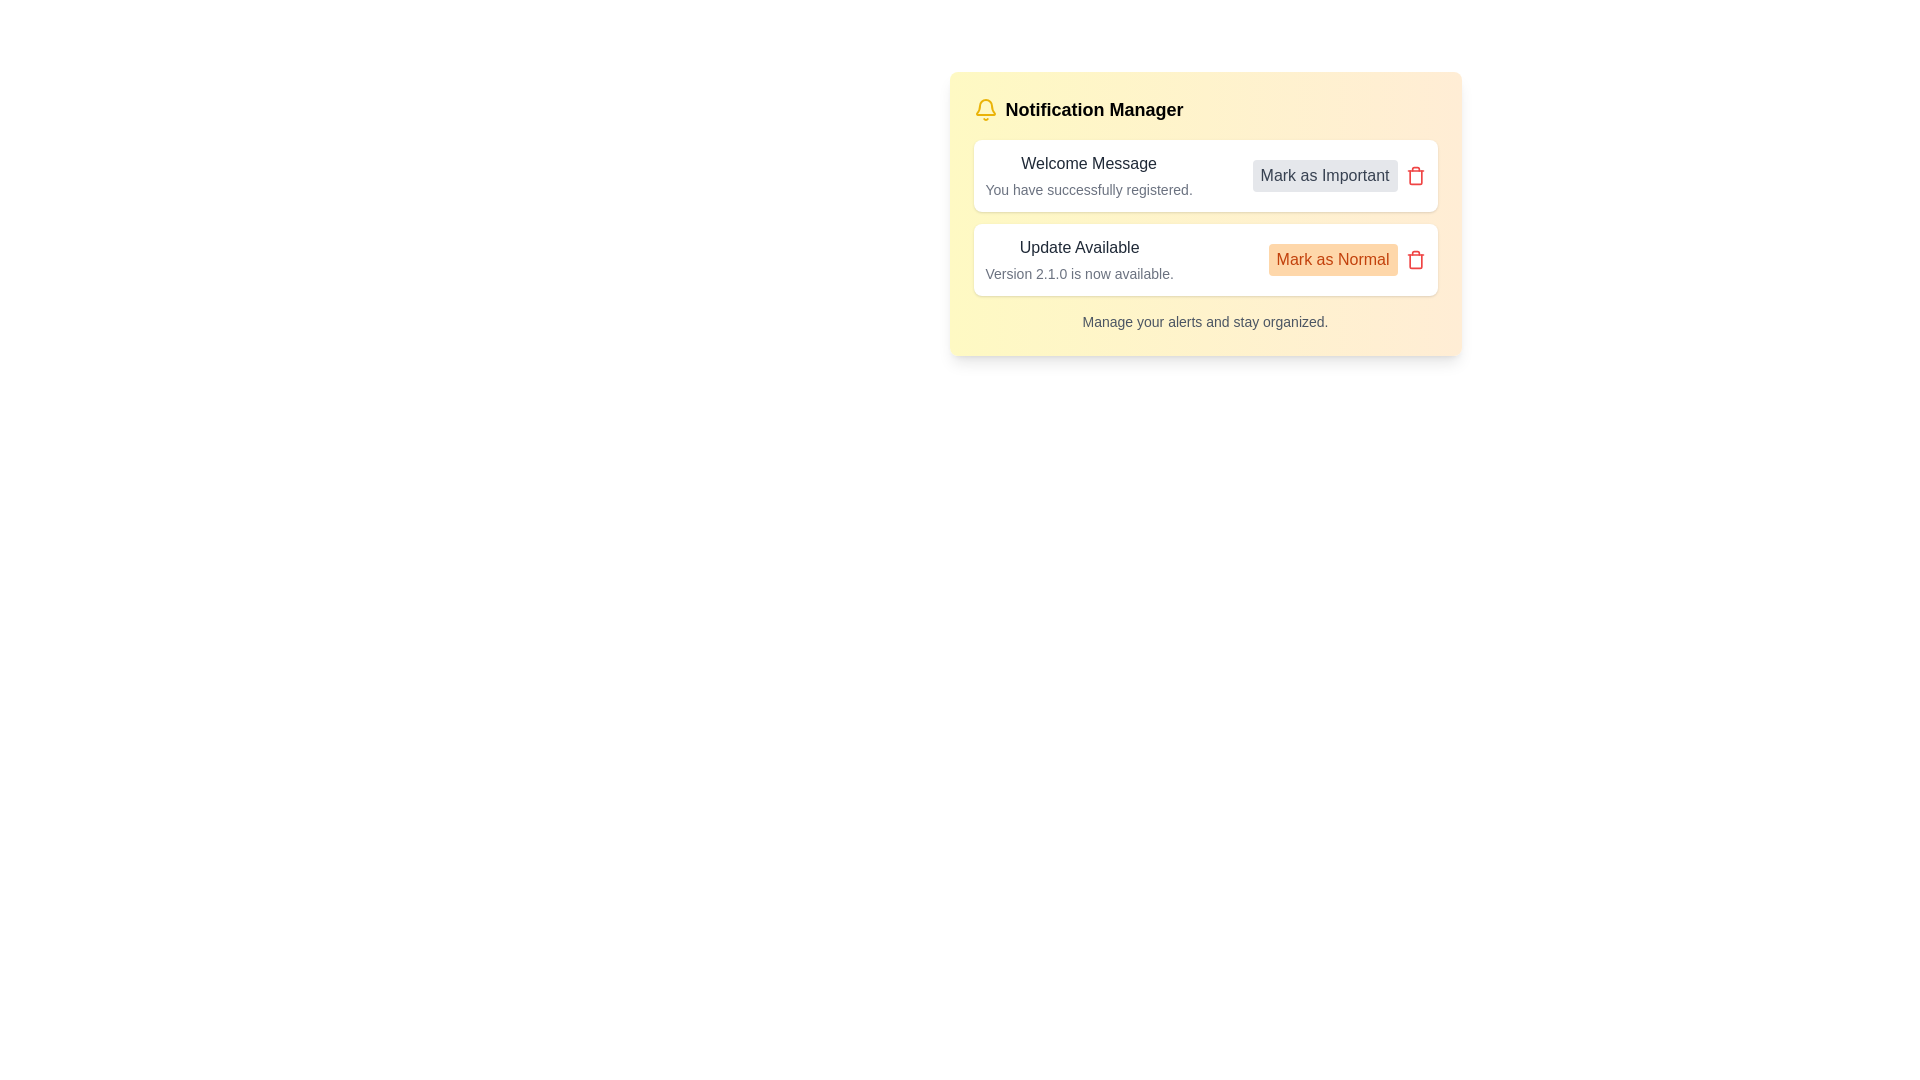  Describe the element at coordinates (1088, 163) in the screenshot. I see `the text label displaying 'Welcome Message' within the 'Notification Manager' notification block` at that location.